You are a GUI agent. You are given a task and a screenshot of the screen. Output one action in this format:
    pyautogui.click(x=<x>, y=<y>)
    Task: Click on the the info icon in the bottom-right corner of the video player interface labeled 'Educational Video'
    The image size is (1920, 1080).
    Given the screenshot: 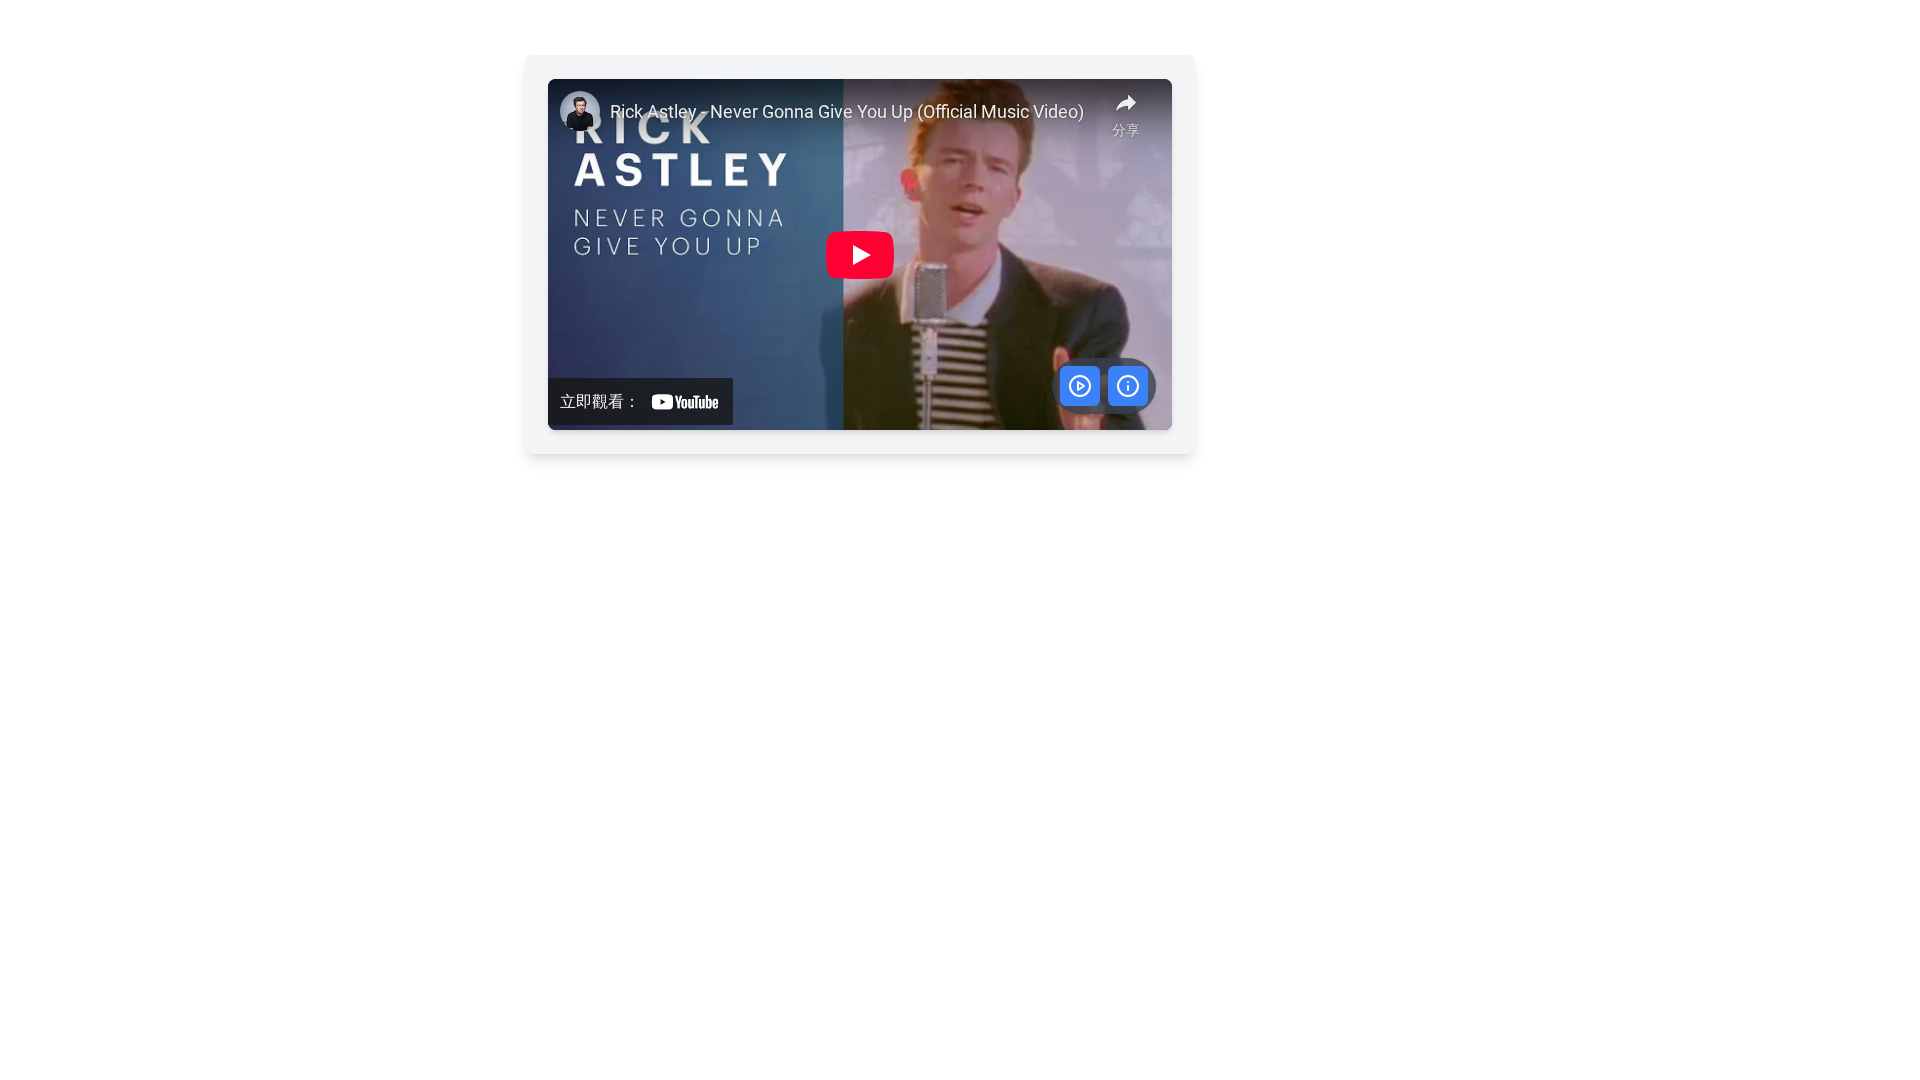 What is the action you would take?
    pyautogui.click(x=1102, y=385)
    